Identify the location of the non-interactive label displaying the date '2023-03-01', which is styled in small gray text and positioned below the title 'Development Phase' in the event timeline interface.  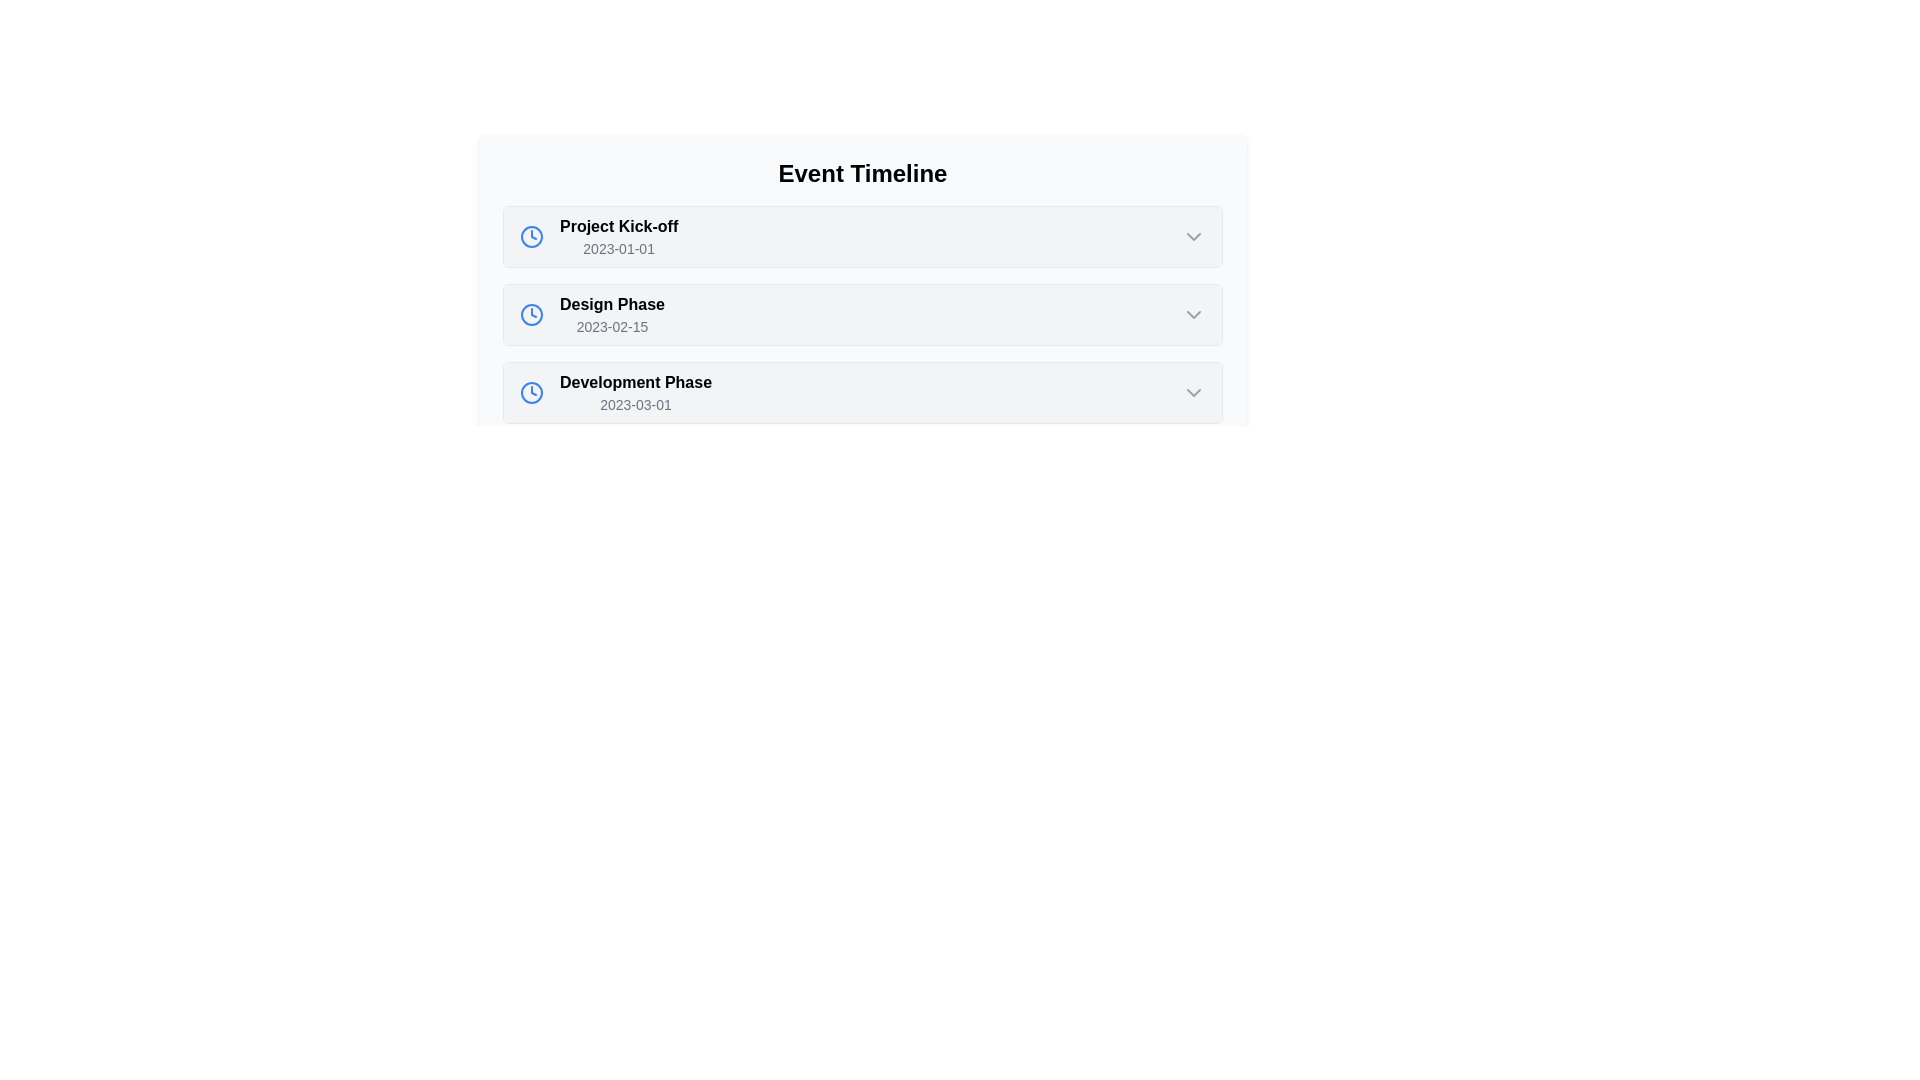
(635, 405).